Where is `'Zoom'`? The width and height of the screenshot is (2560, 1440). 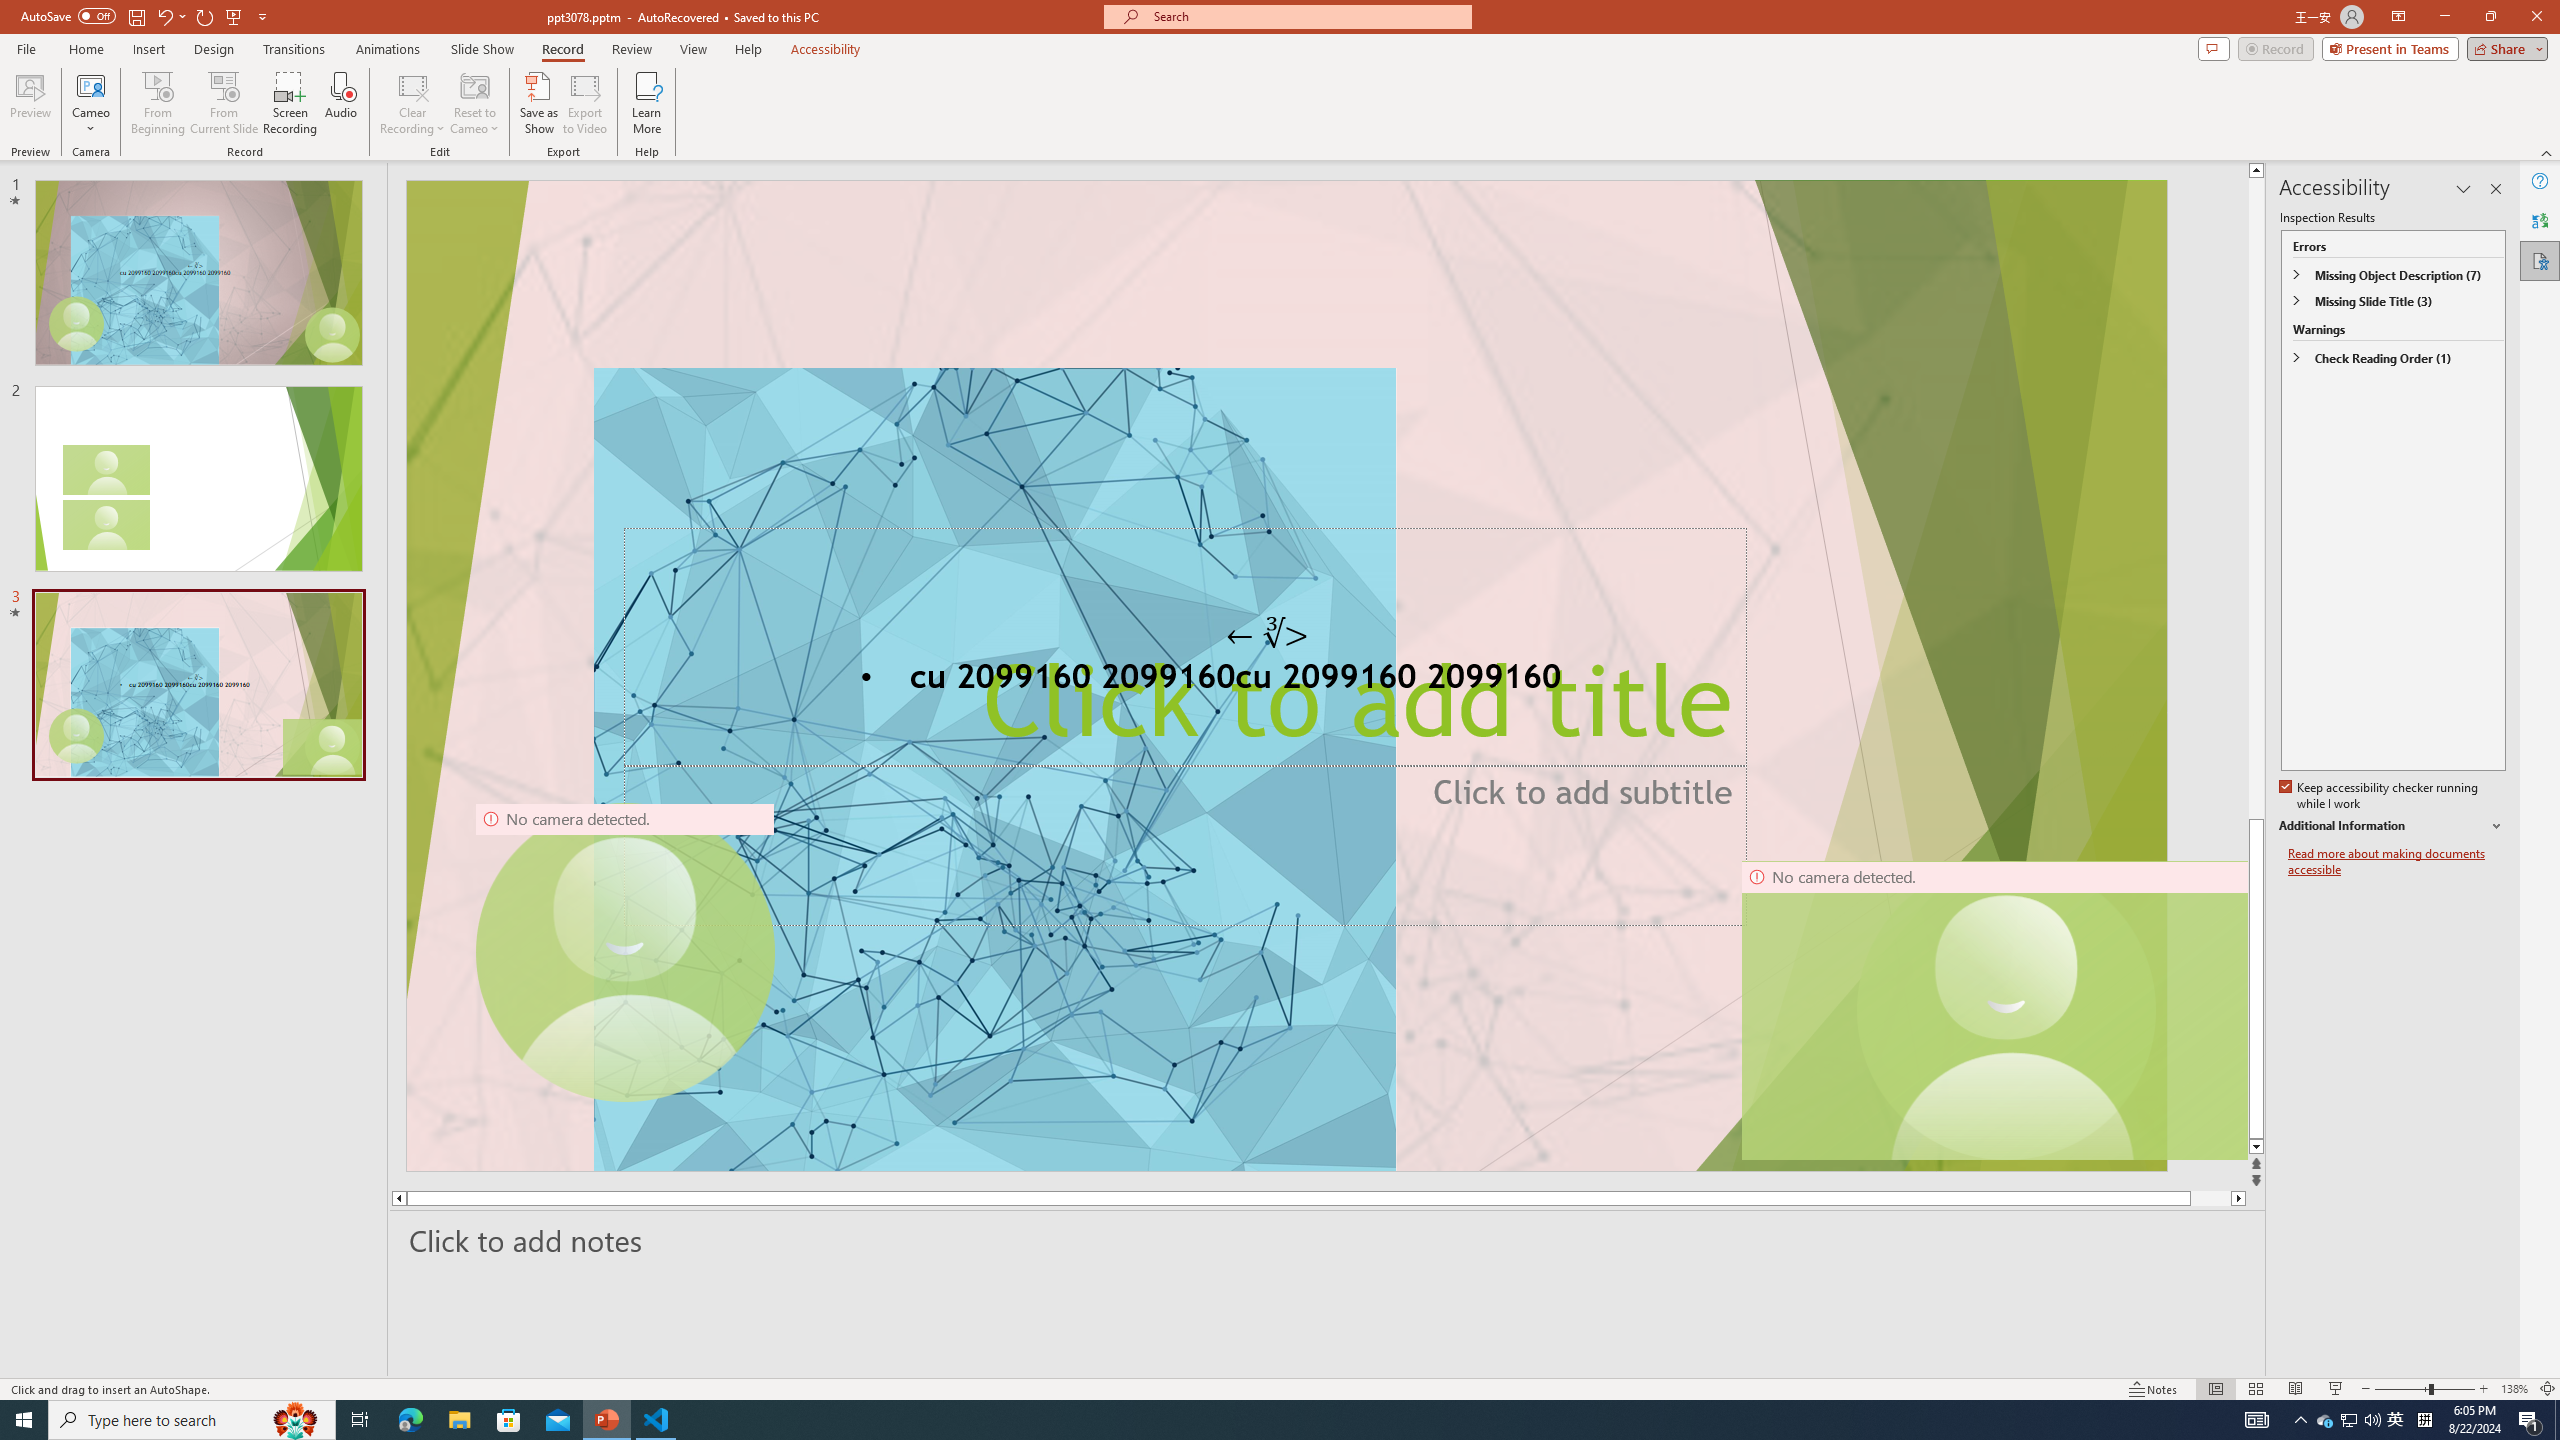
'Zoom' is located at coordinates (2425, 1389).